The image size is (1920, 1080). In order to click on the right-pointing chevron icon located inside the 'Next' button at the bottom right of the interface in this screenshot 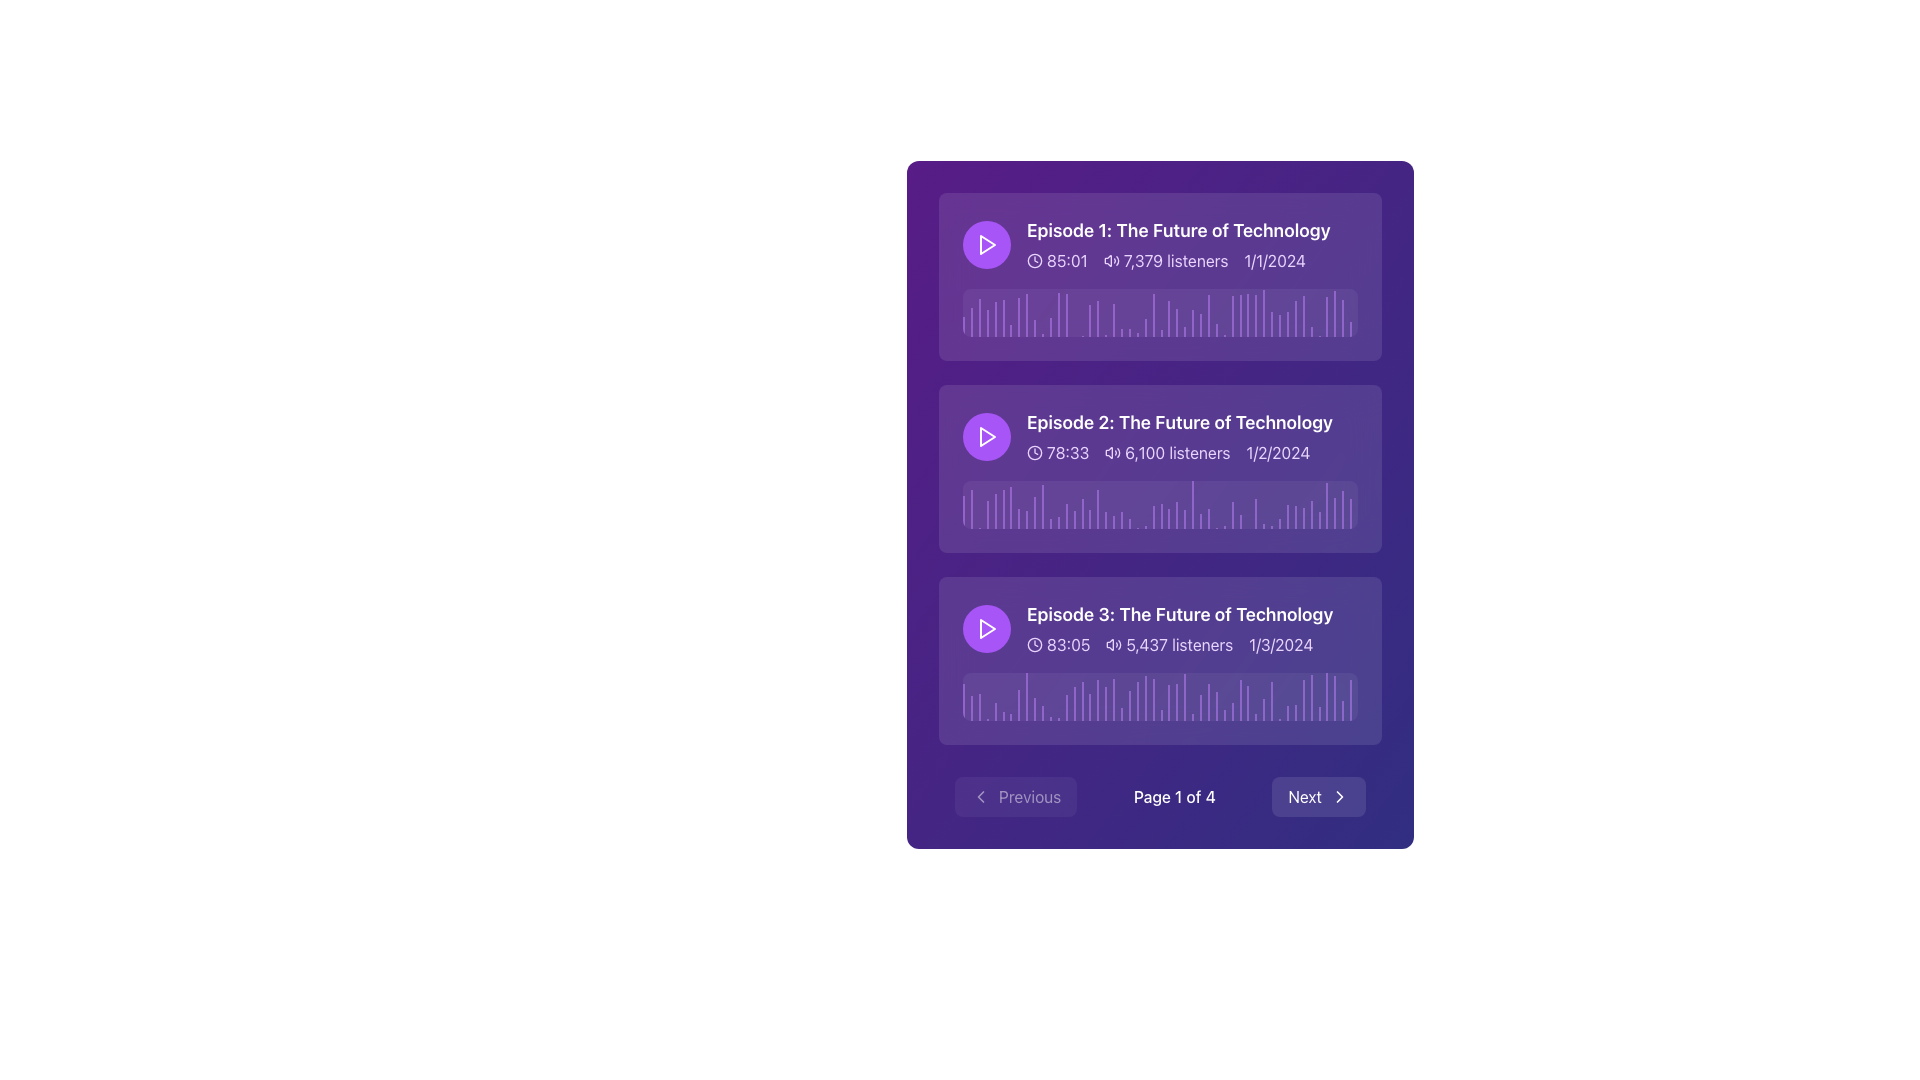, I will do `click(1339, 796)`.